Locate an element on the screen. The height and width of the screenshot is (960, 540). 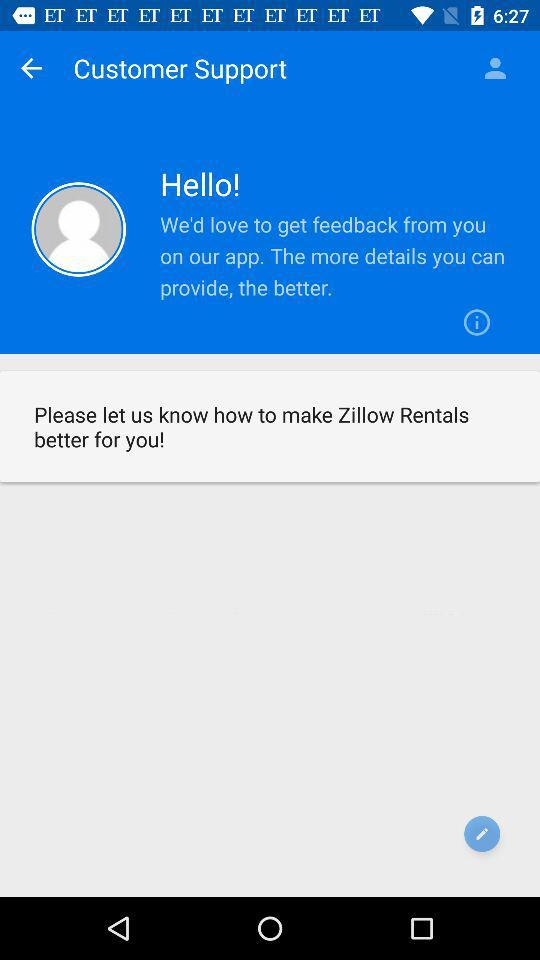
information symbol is located at coordinates (476, 322).